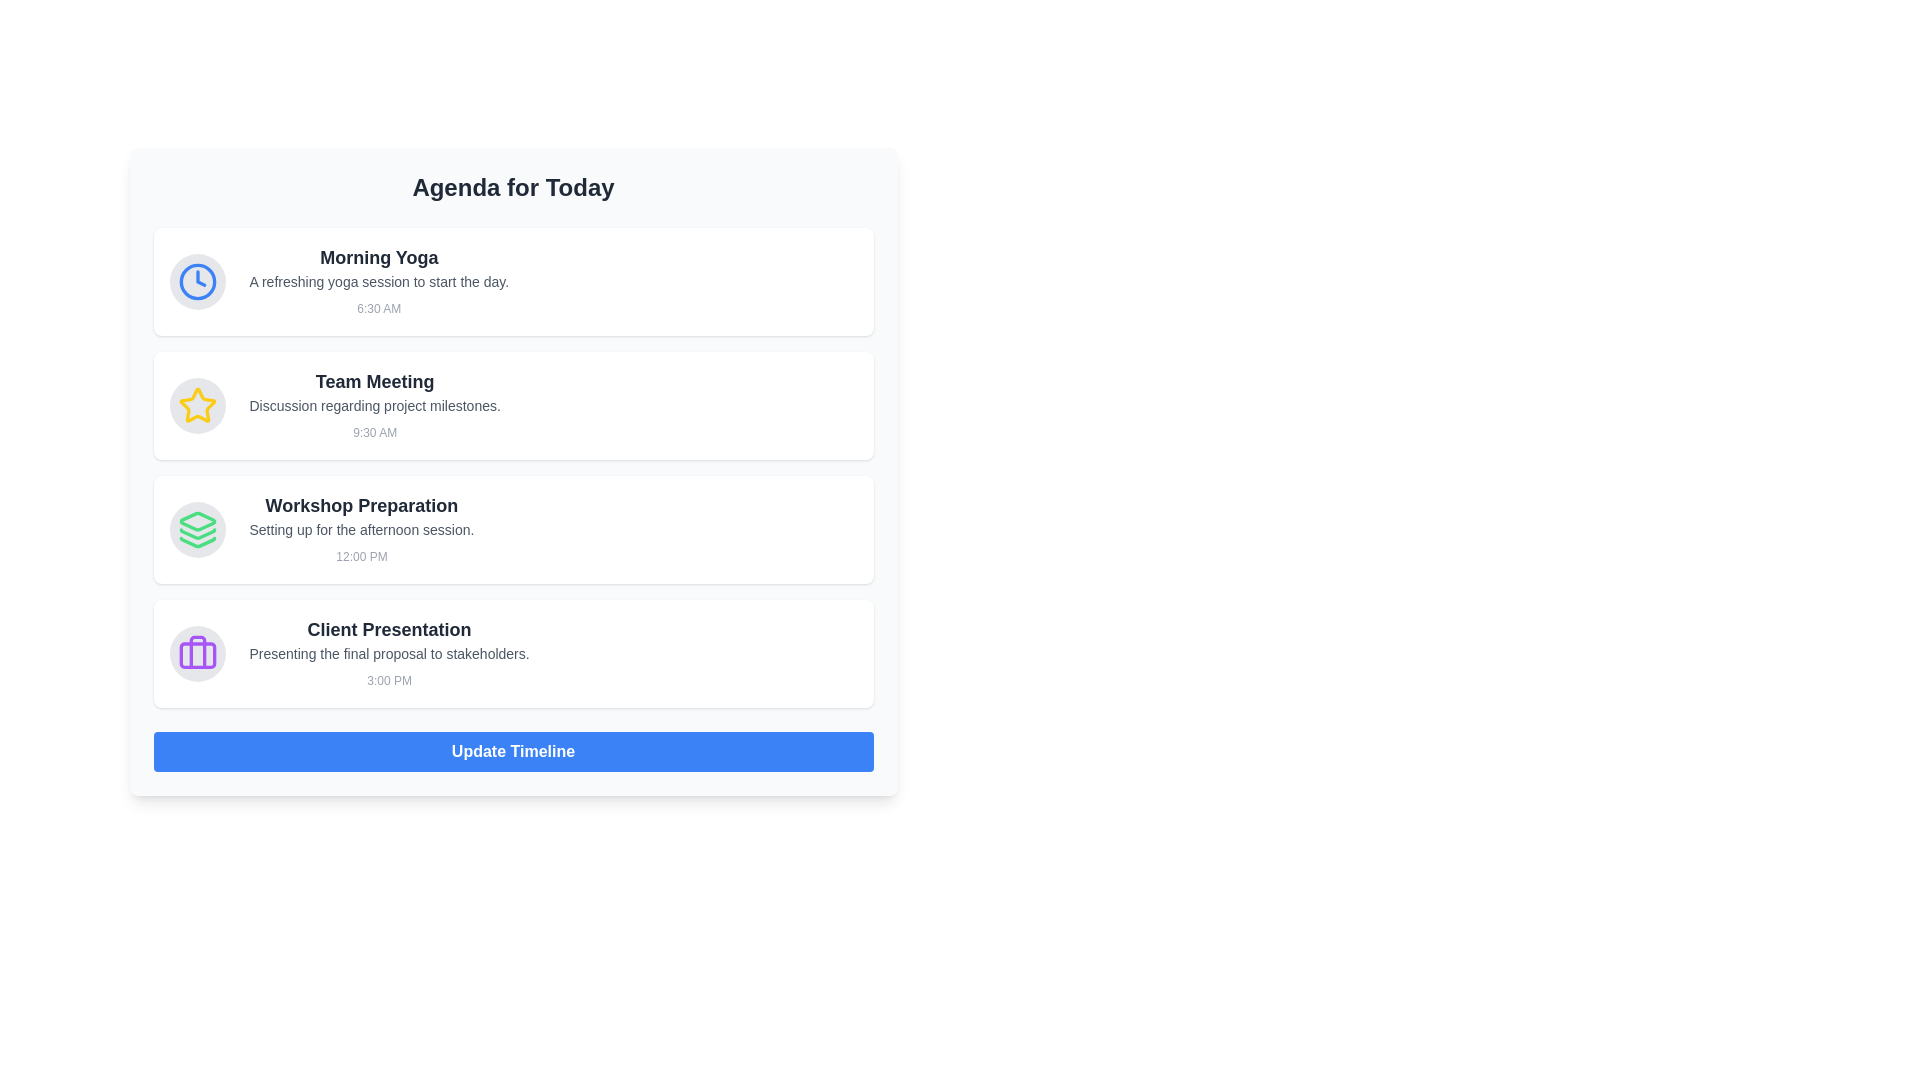 The height and width of the screenshot is (1080, 1920). Describe the element at coordinates (379, 257) in the screenshot. I see `the 'Morning Yoga' text label which displays in a bolded, large dark gray font at the top of the agenda section` at that location.